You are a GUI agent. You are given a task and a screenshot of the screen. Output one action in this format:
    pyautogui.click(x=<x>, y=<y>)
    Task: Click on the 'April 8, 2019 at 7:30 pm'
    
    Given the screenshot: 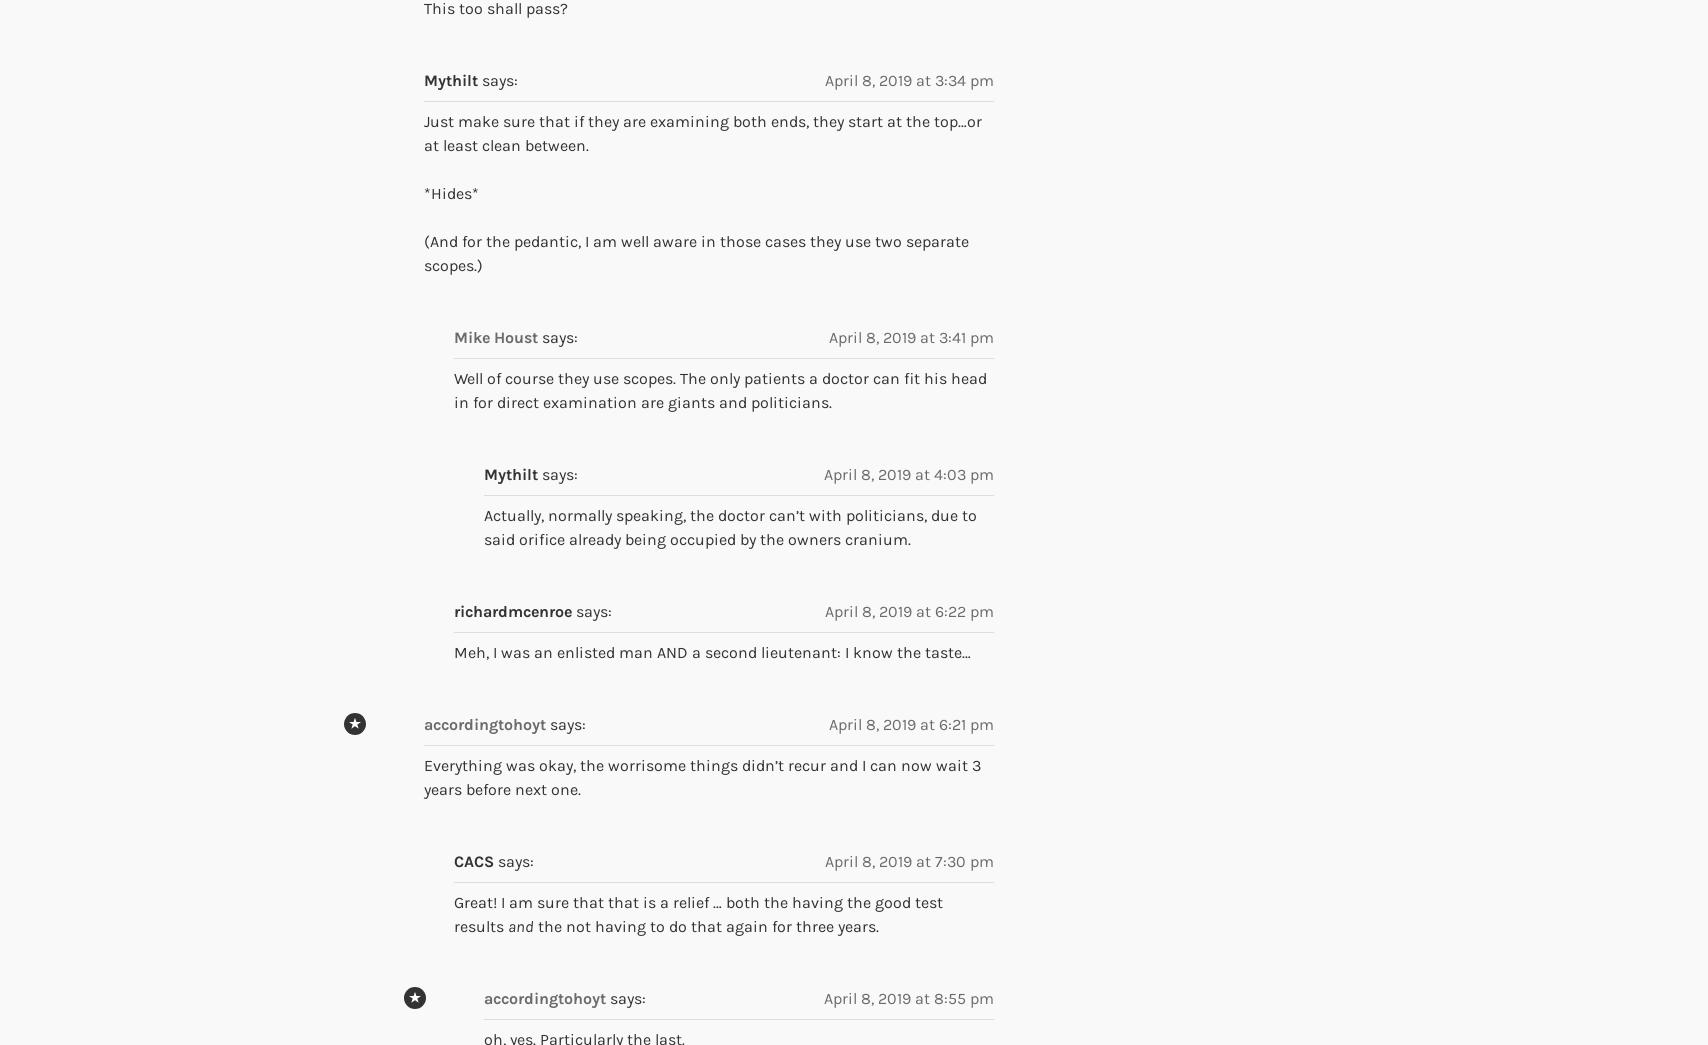 What is the action you would take?
    pyautogui.click(x=909, y=859)
    